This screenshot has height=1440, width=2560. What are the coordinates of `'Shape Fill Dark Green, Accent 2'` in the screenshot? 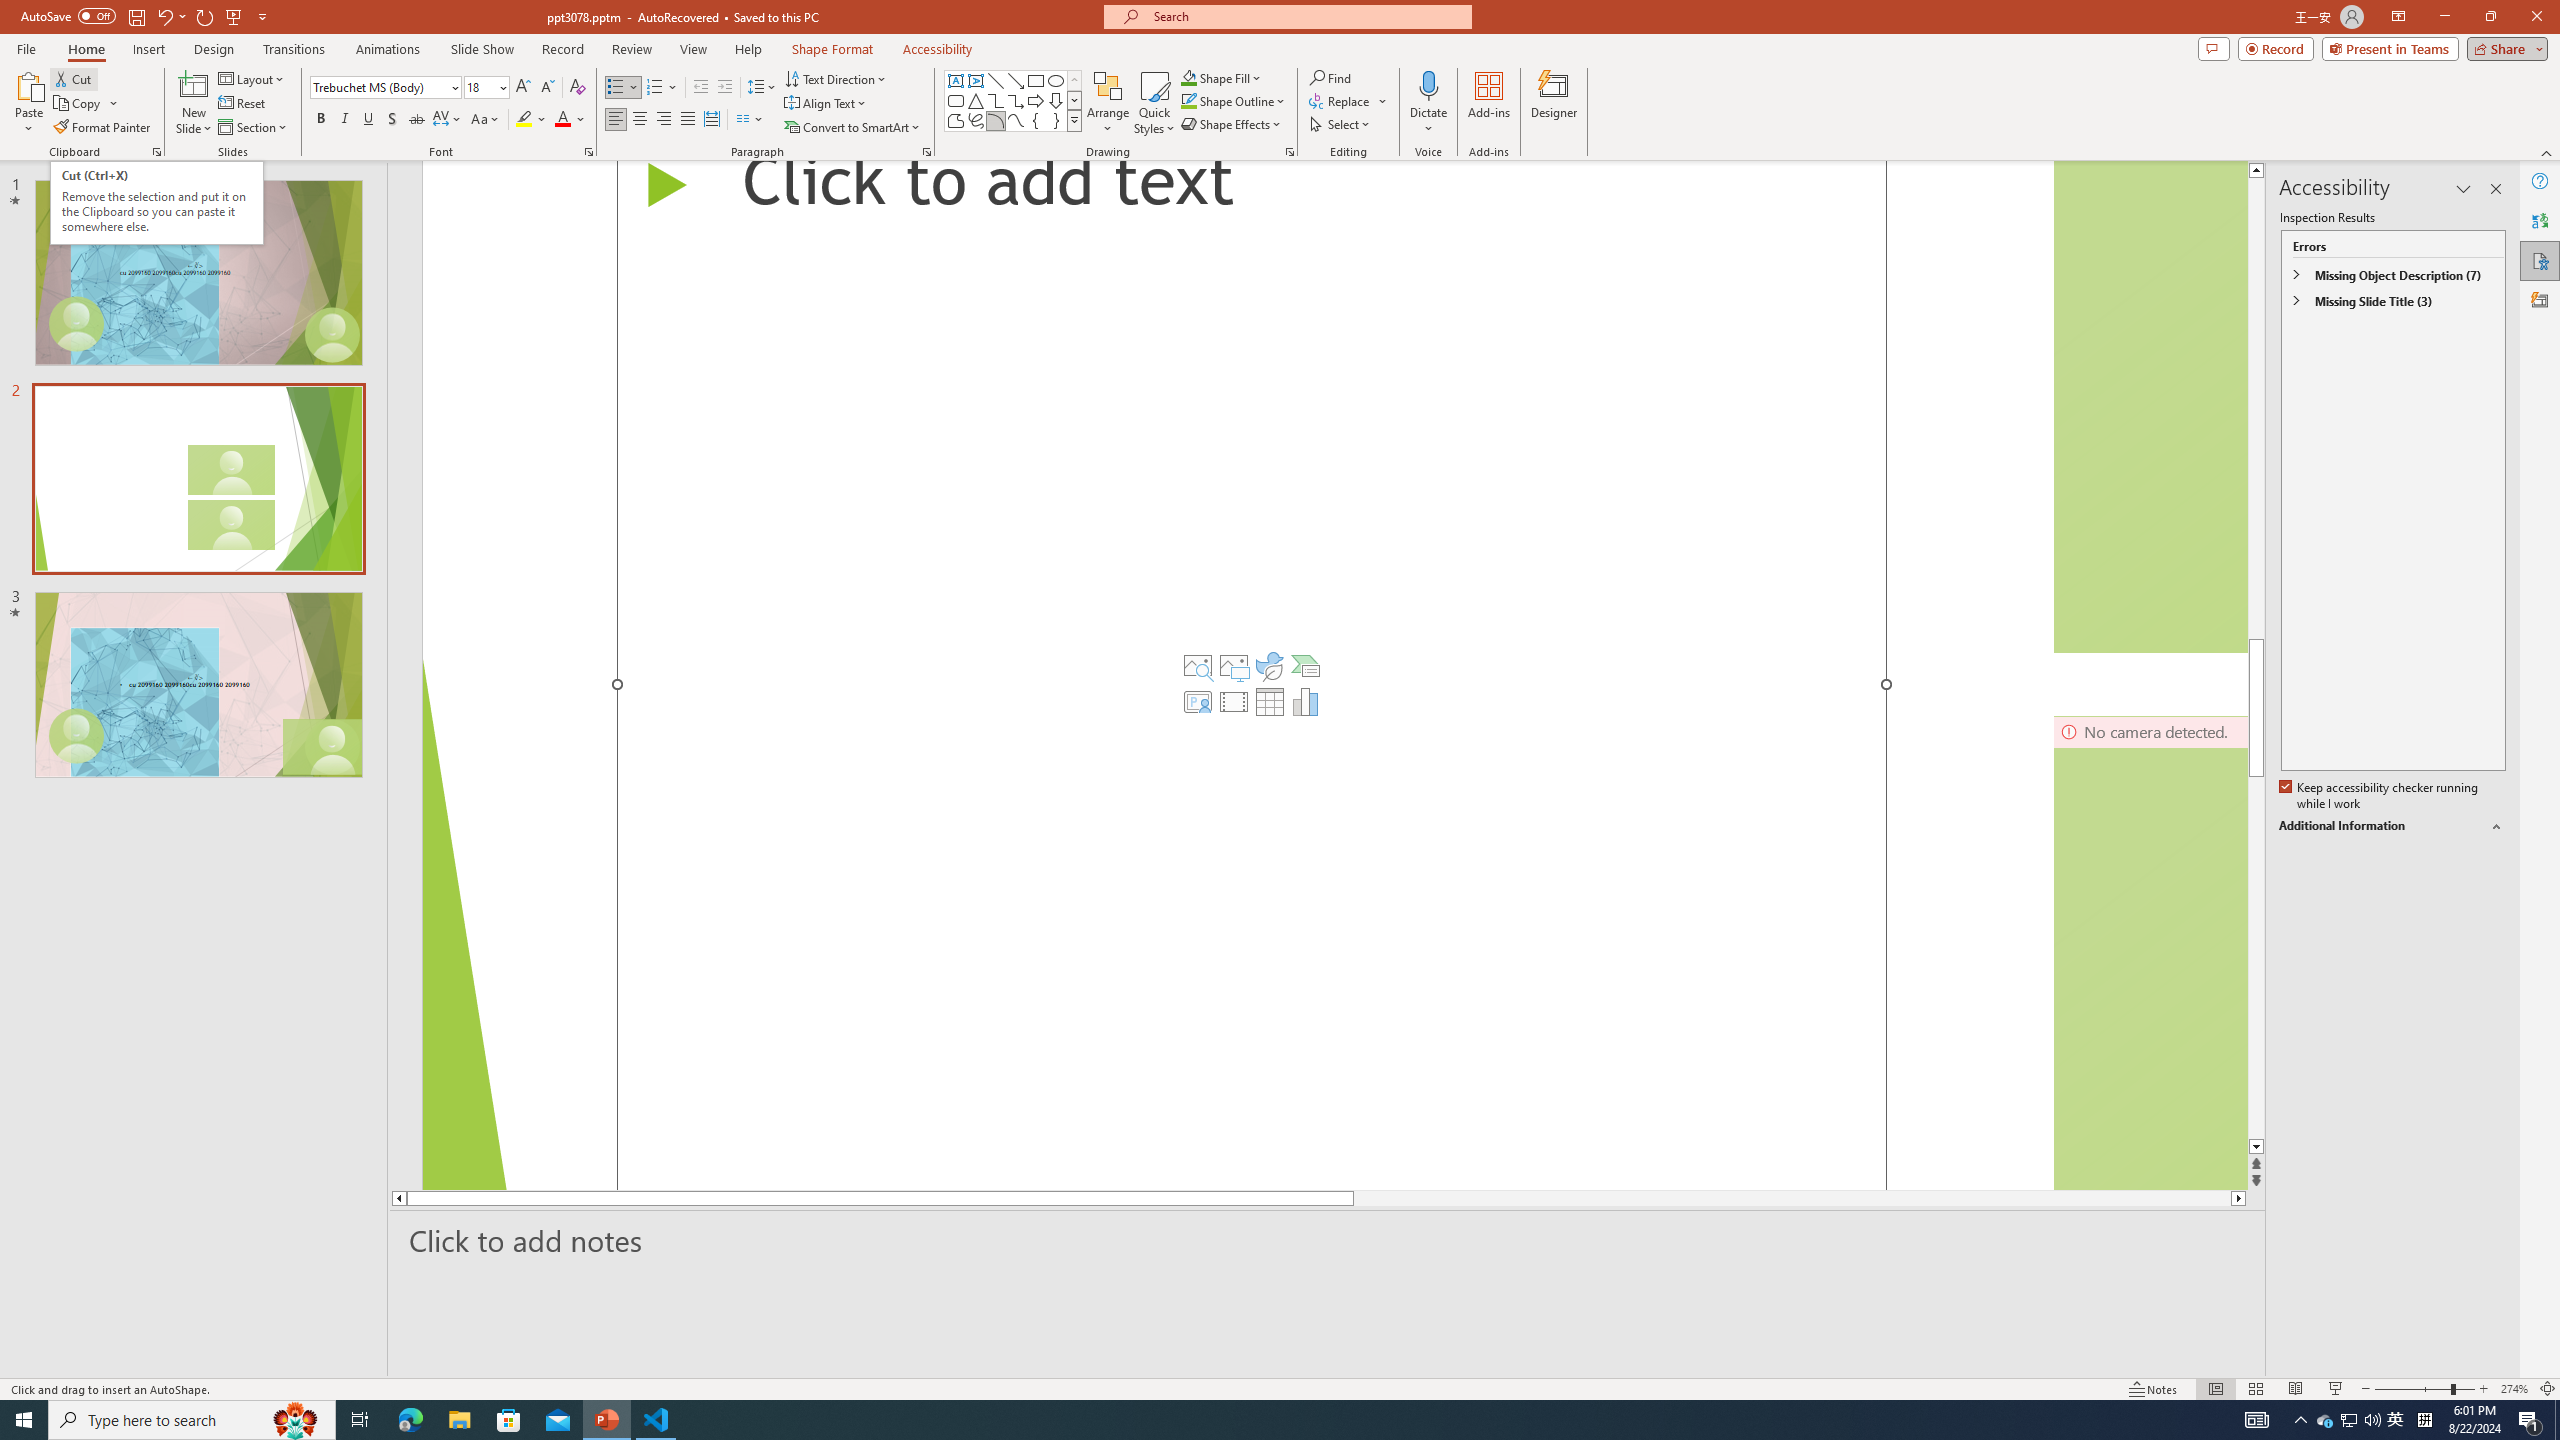 It's located at (1189, 77).